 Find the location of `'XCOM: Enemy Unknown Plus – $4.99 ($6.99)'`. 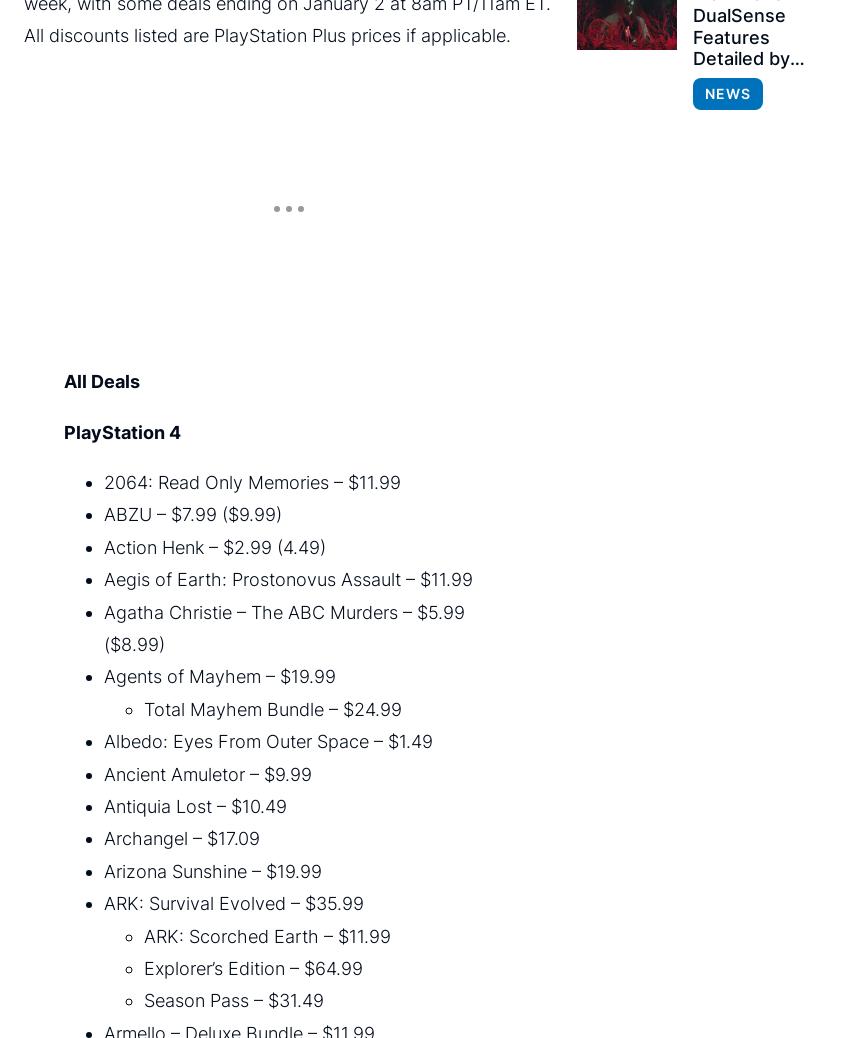

'XCOM: Enemy Unknown Plus – $4.99 ($6.99)' is located at coordinates (289, 490).